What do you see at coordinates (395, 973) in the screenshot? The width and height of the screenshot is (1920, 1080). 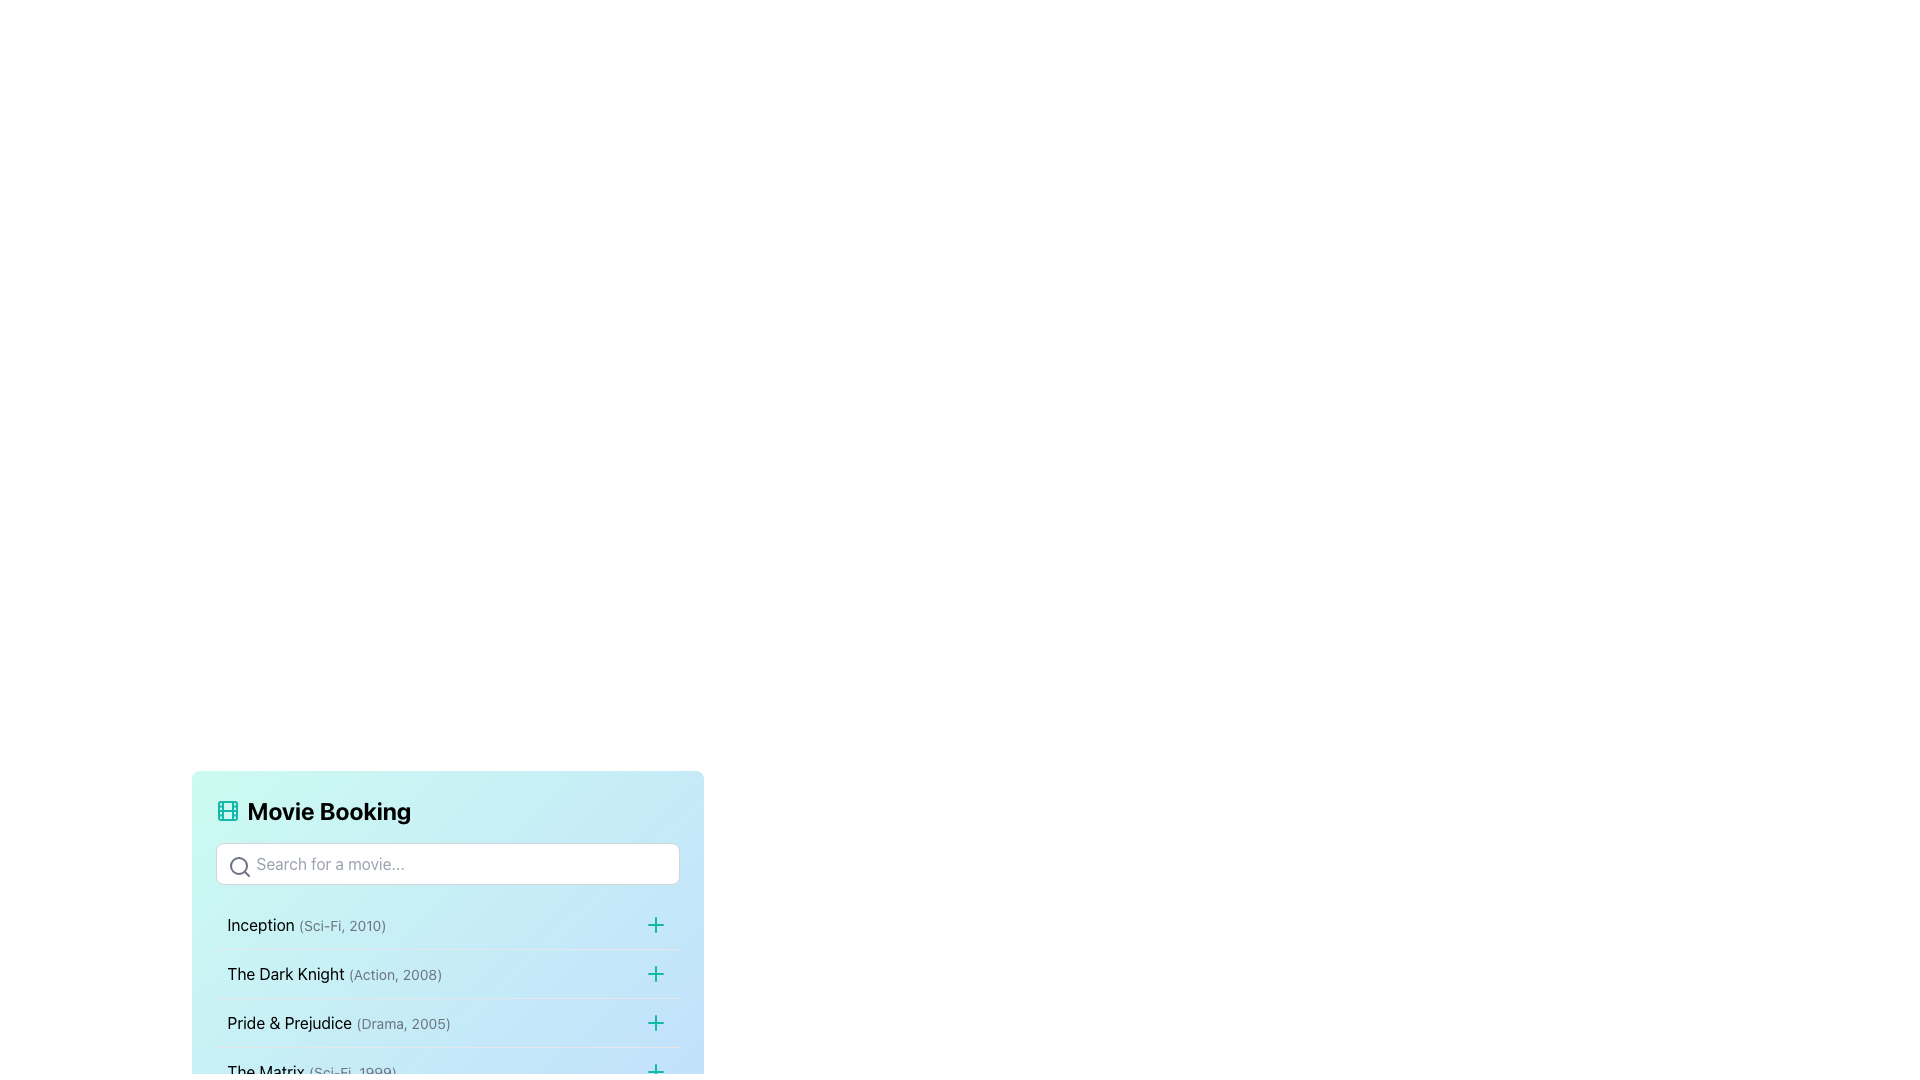 I see `text label that provides additional details about the movie, specifically its genre and release year, located to the right of 'The Dark Knight'` at bounding box center [395, 973].